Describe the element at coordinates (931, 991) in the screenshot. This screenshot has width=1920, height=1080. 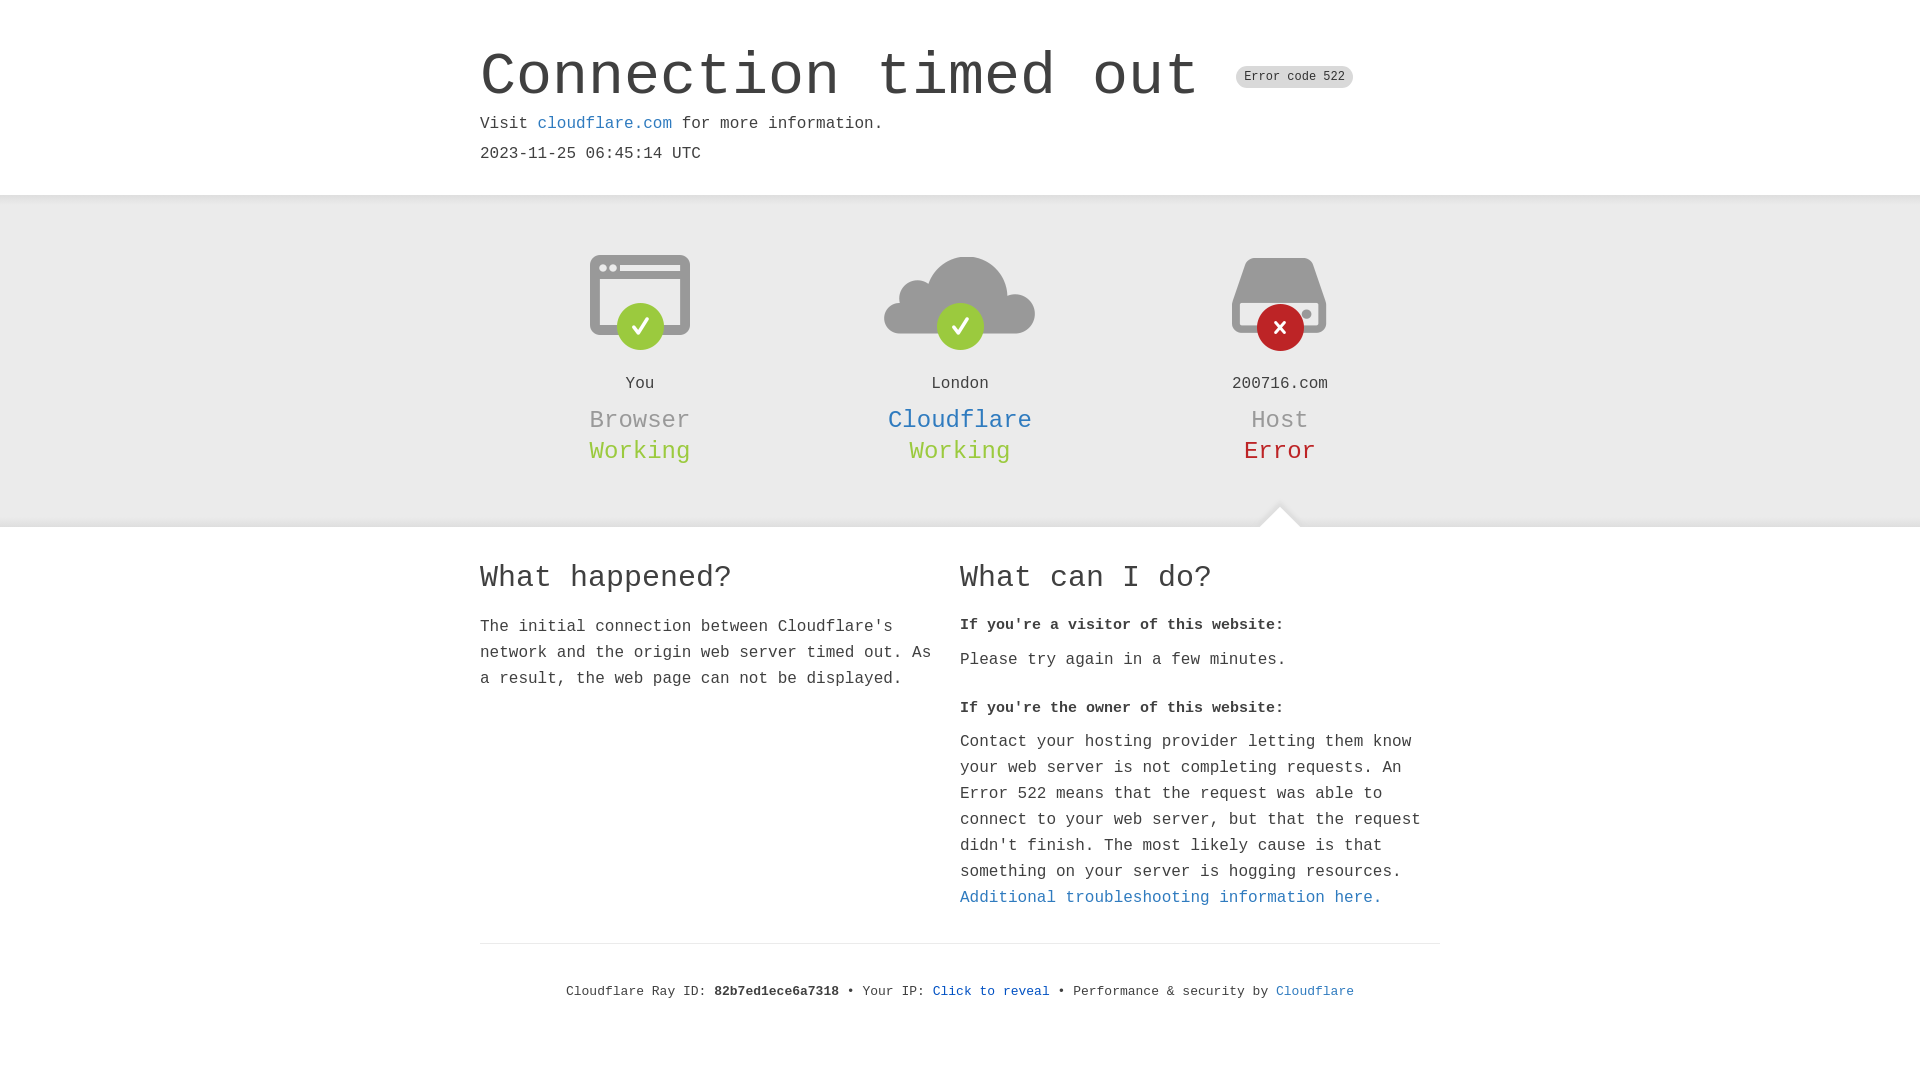
I see `'Click to reveal'` at that location.